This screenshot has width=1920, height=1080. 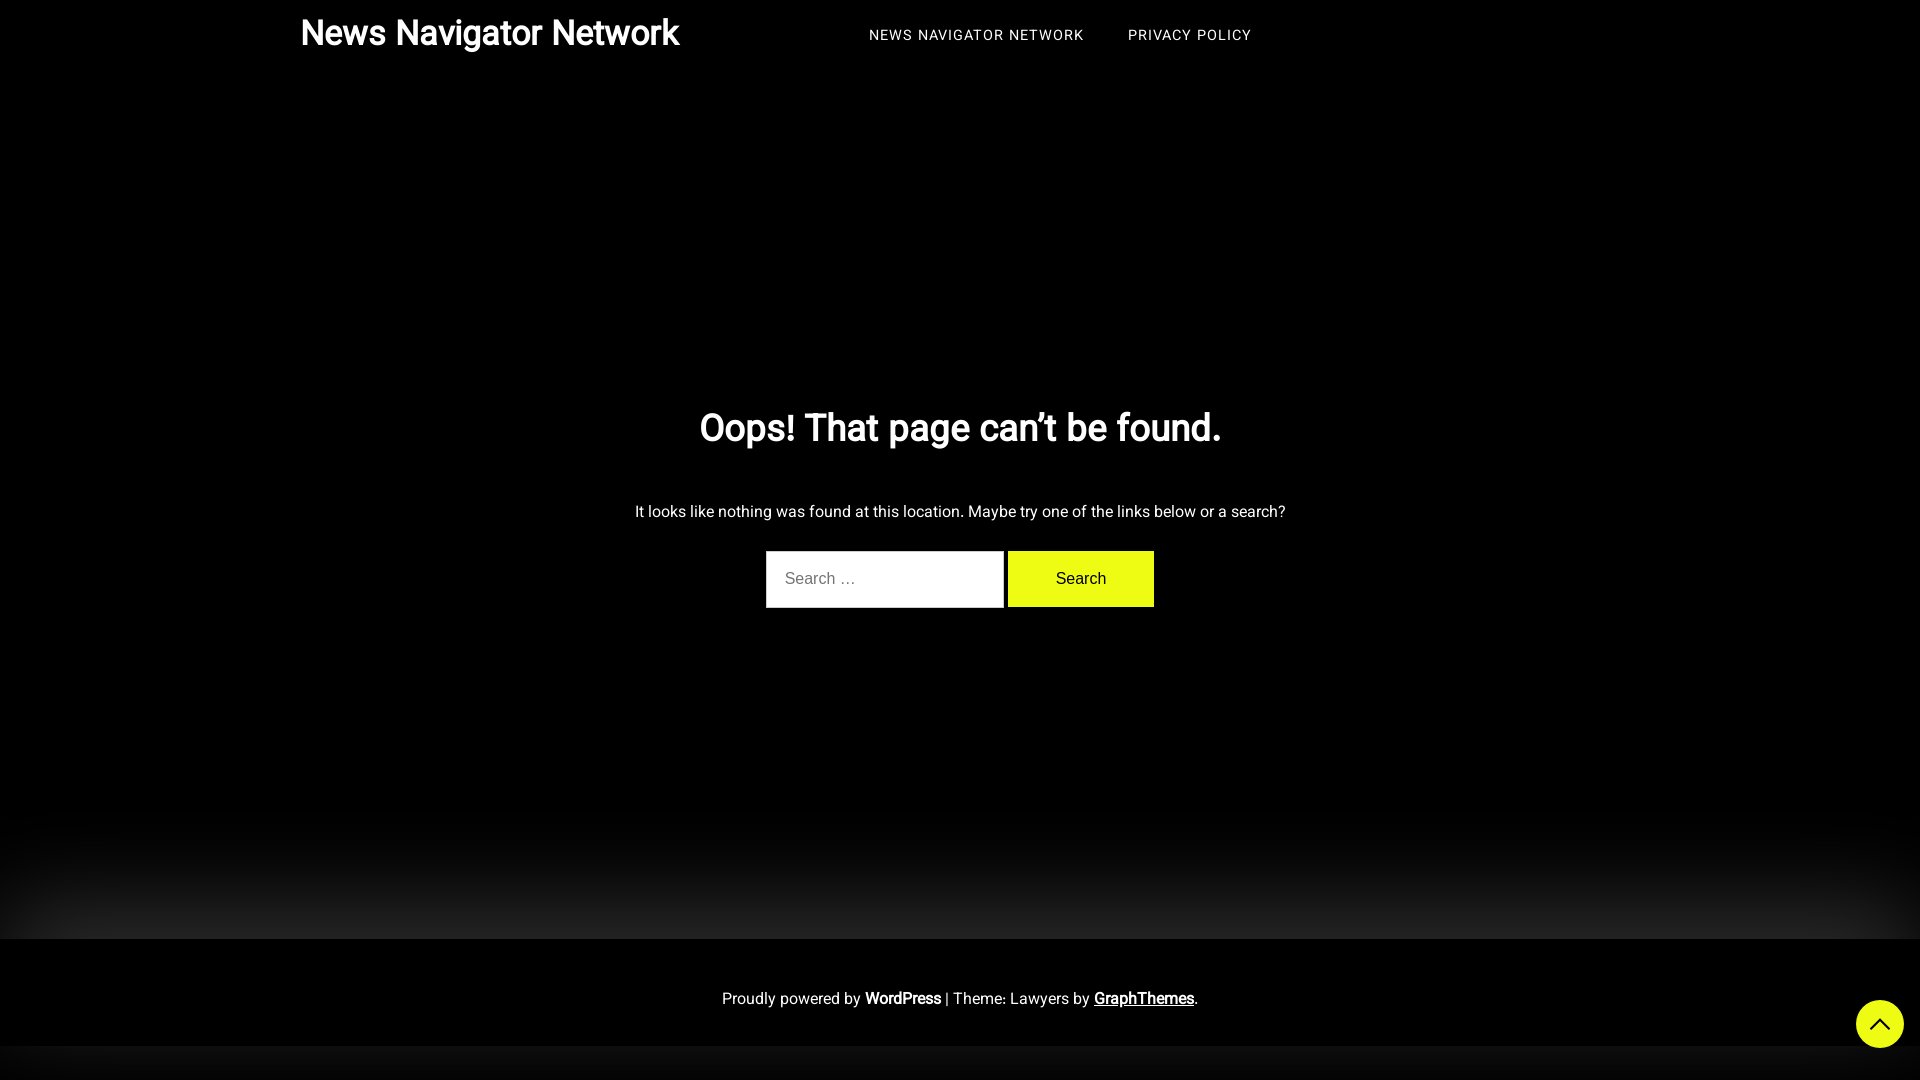 I want to click on 'News Navigator Network', so click(x=489, y=36).